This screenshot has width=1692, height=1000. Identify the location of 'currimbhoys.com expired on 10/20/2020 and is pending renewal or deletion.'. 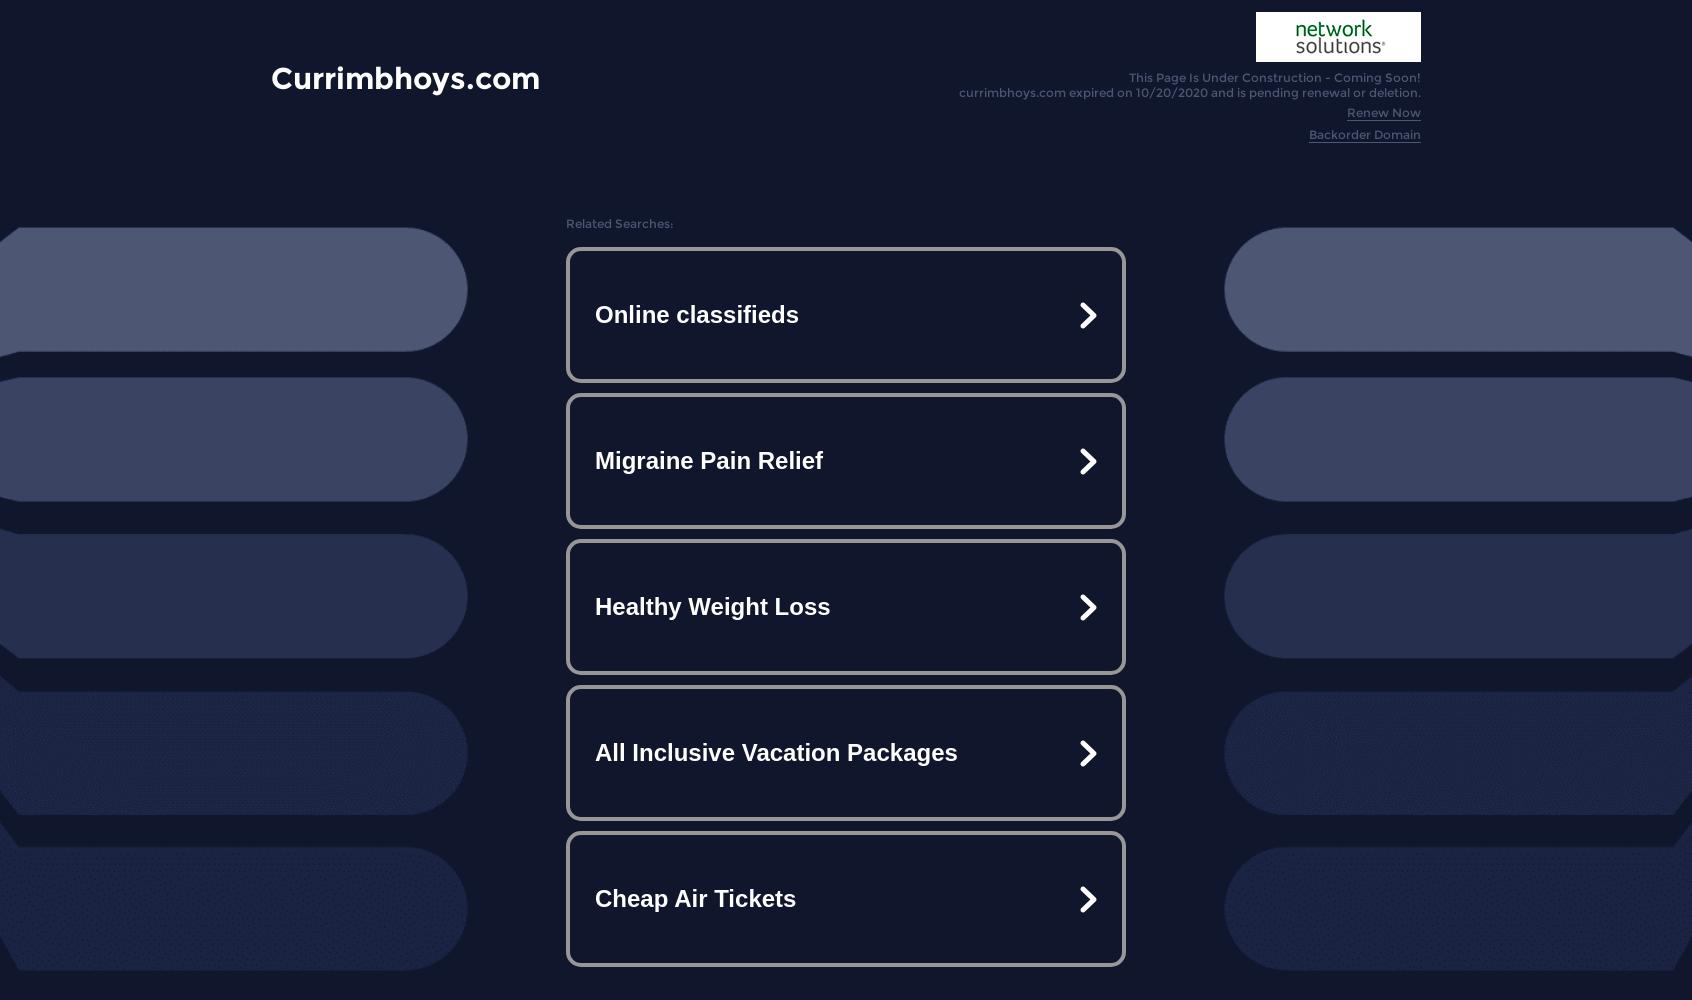
(1188, 91).